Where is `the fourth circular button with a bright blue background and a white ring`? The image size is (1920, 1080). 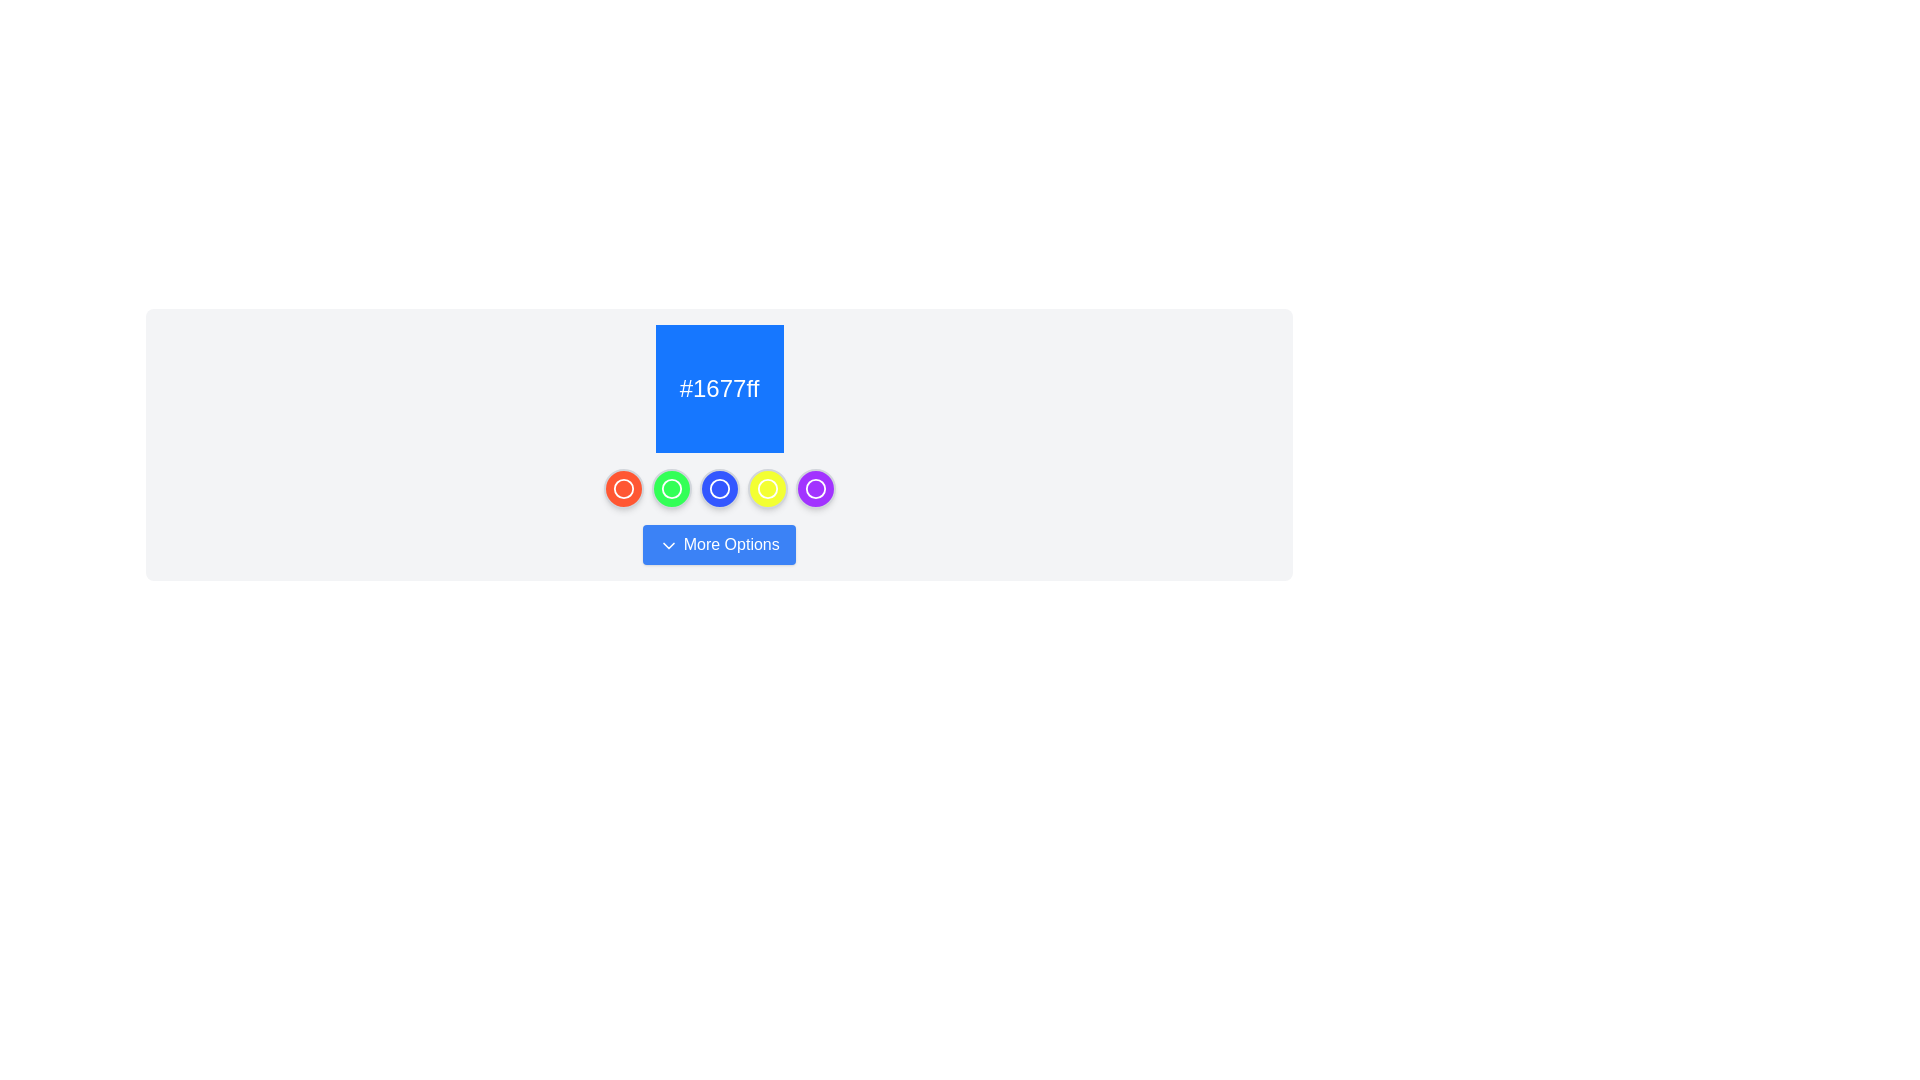
the fourth circular button with a bright blue background and a white ring is located at coordinates (719, 489).